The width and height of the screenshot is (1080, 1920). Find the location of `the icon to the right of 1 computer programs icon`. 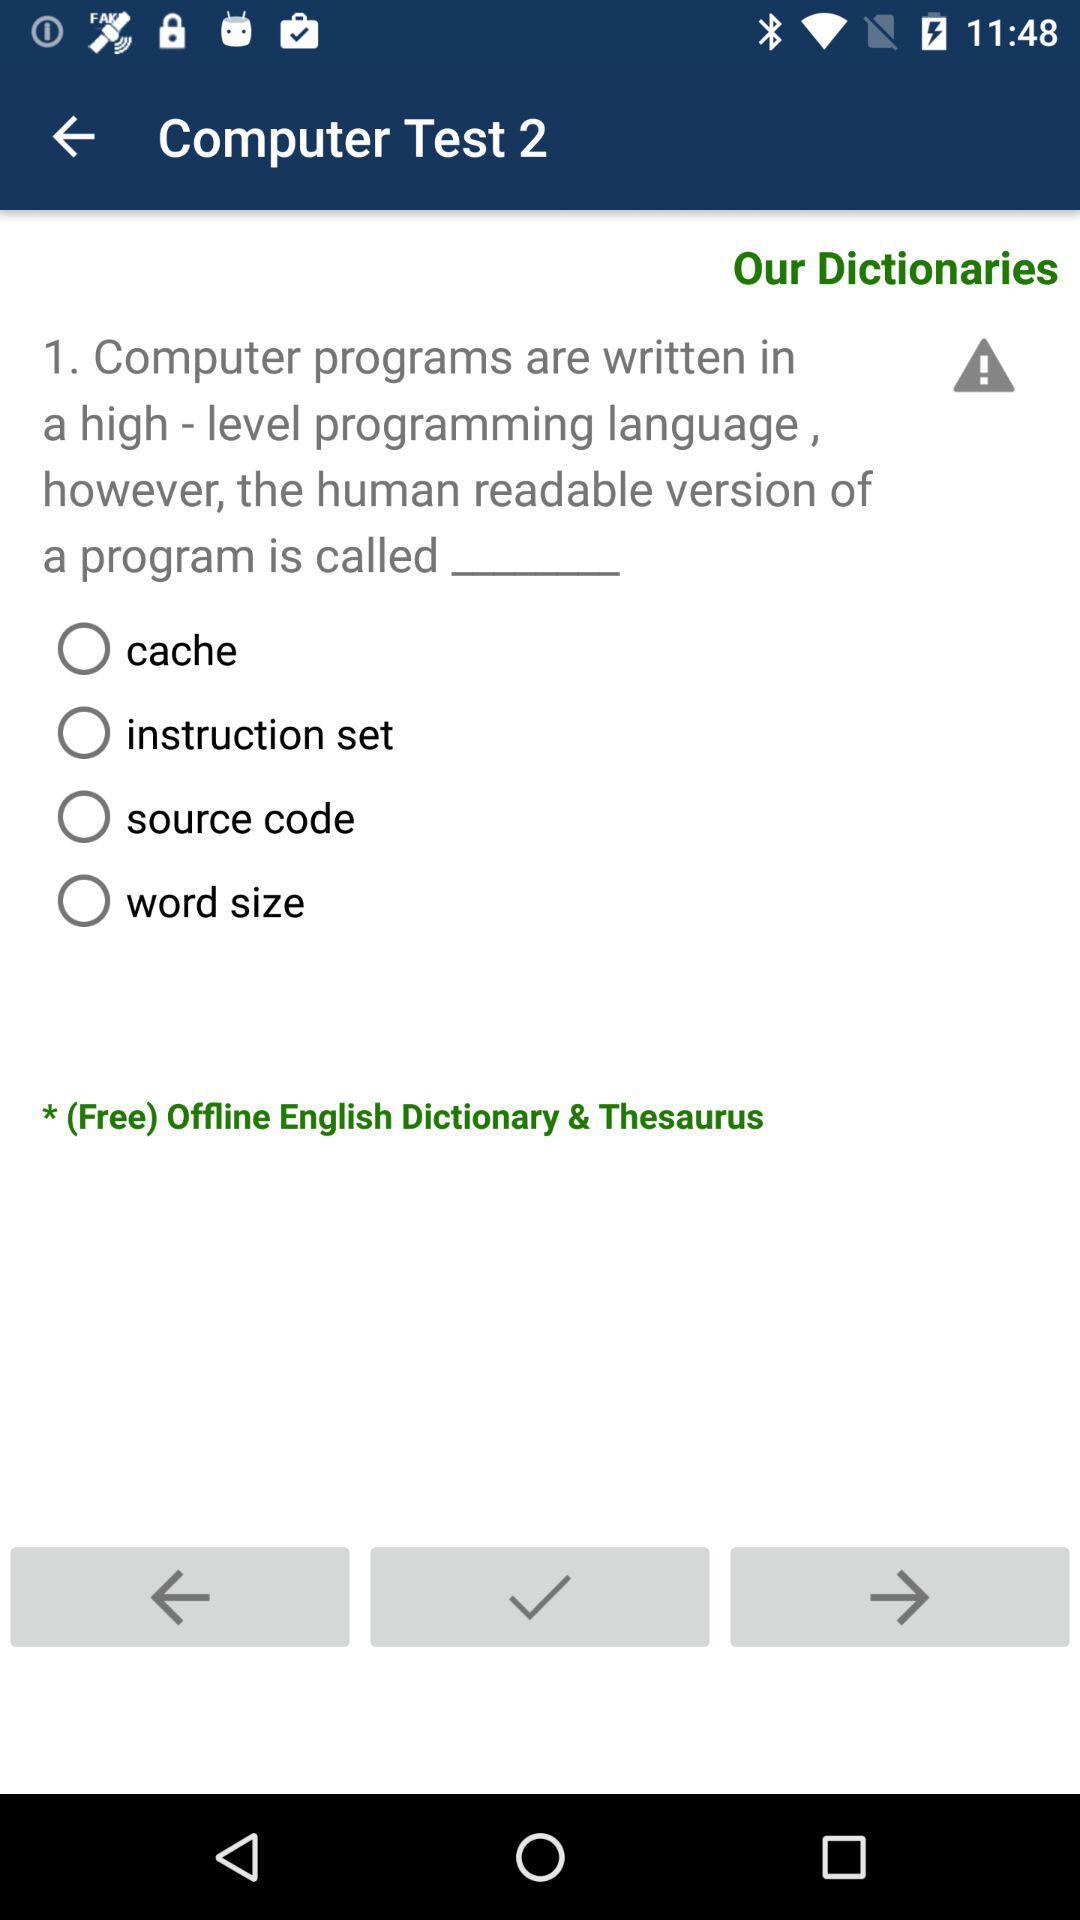

the icon to the right of 1 computer programs icon is located at coordinates (979, 365).